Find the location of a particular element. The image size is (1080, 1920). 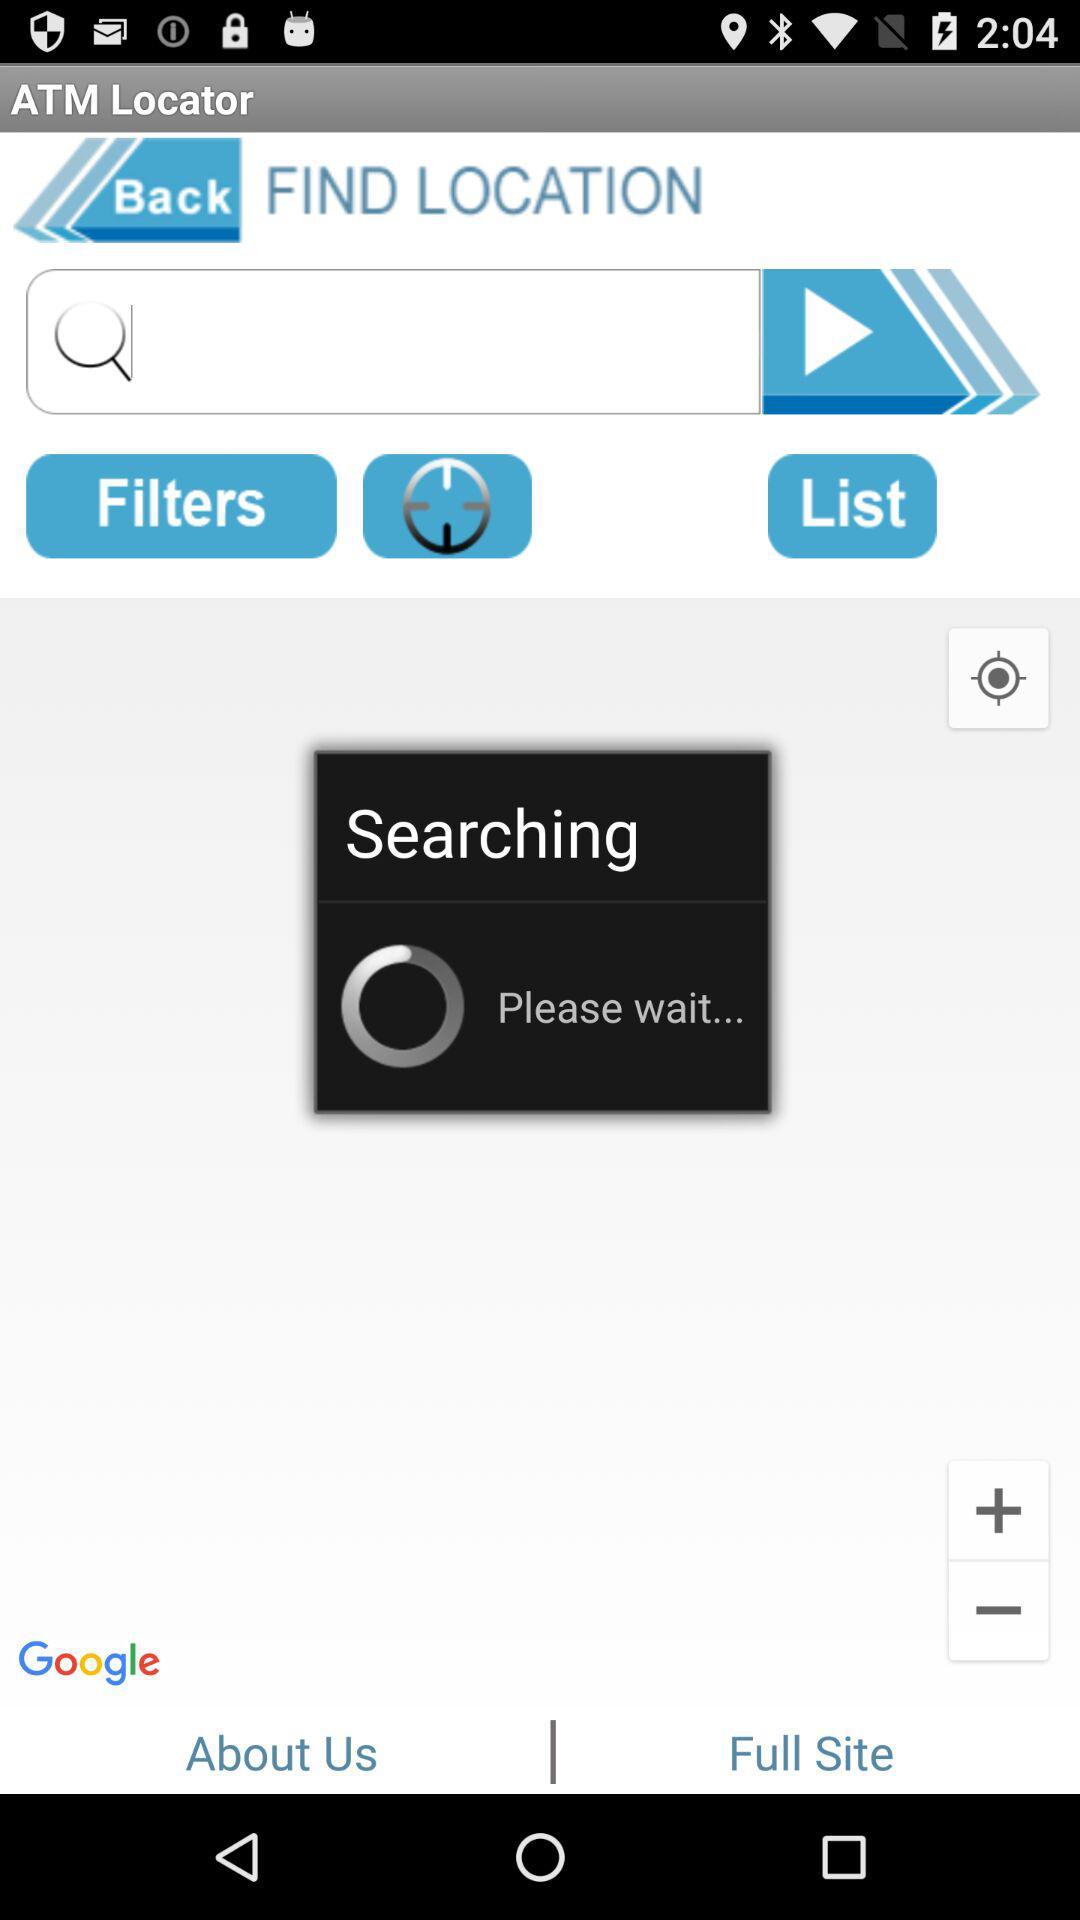

icon on the right is located at coordinates (998, 676).